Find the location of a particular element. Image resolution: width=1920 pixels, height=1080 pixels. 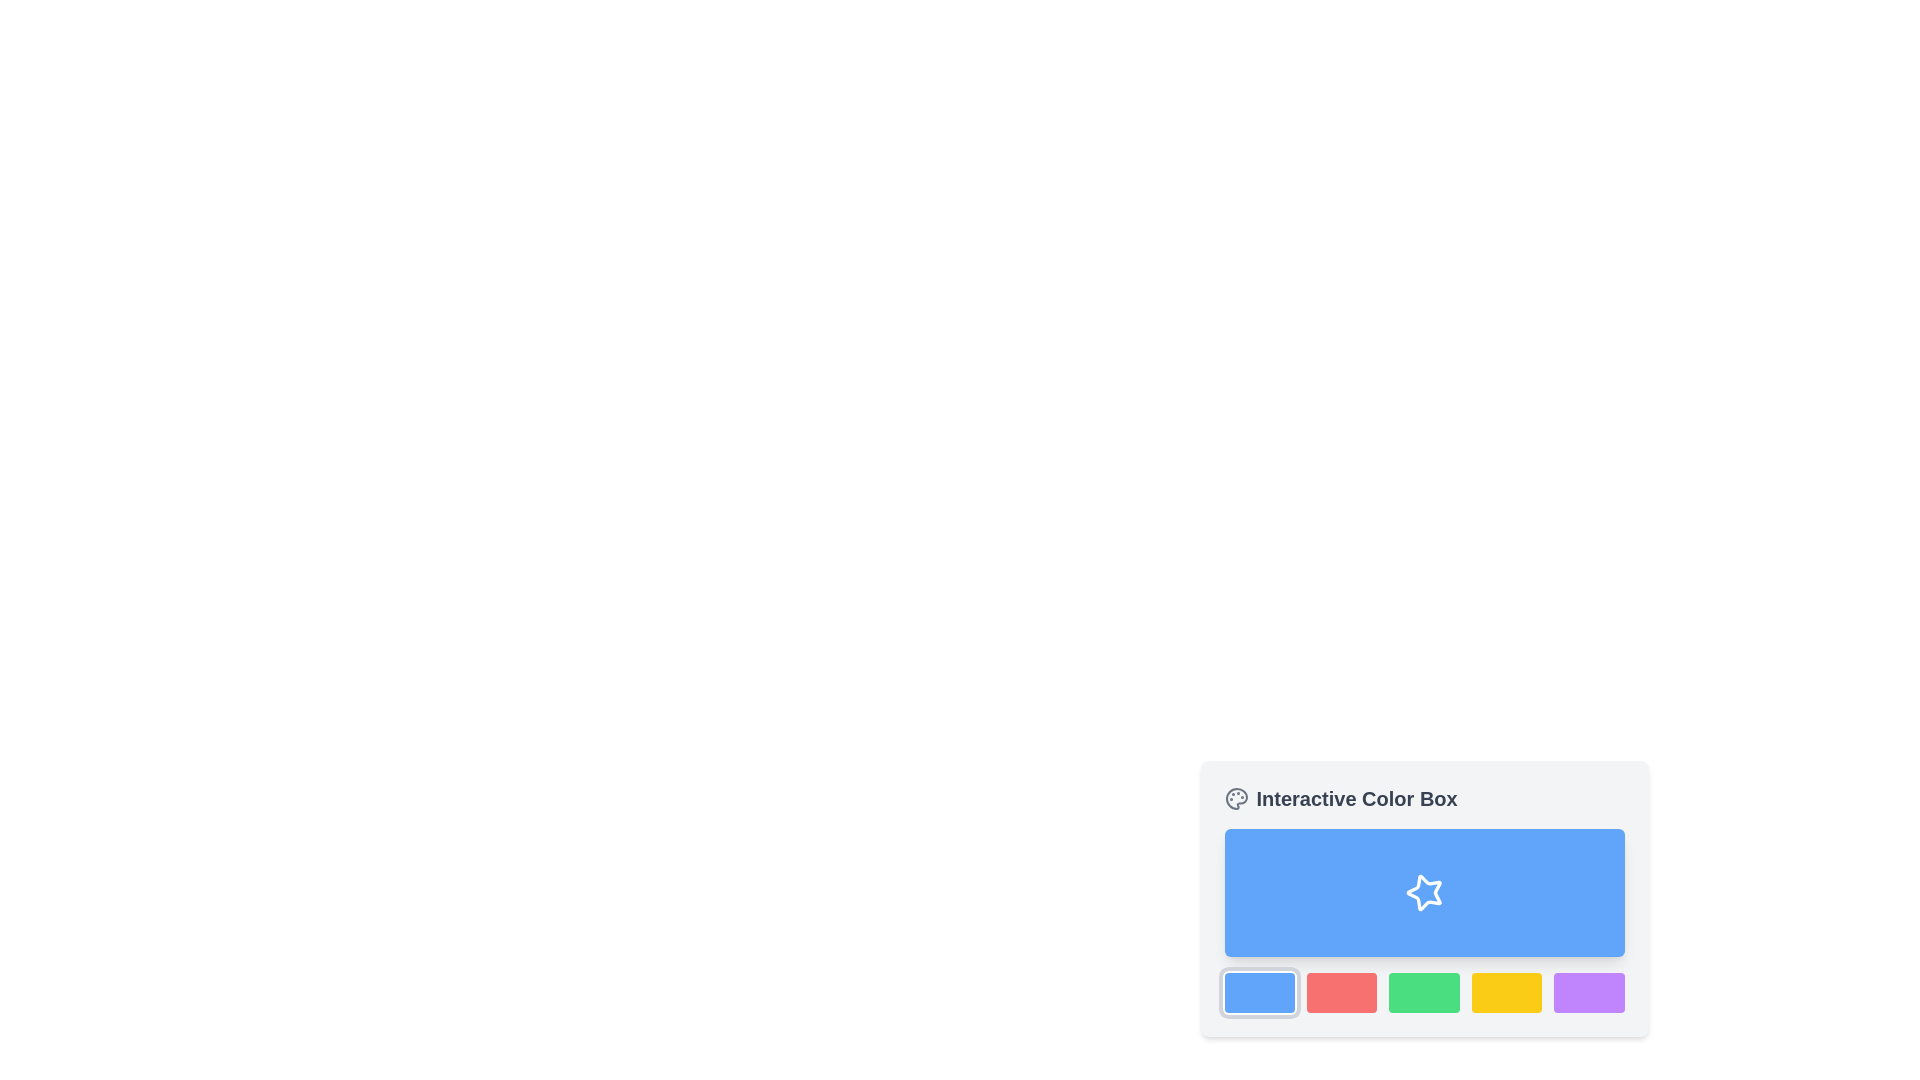

the first button in the horizontal color selection grid positioned below the 'Interactive Color Box' is located at coordinates (1257, 992).